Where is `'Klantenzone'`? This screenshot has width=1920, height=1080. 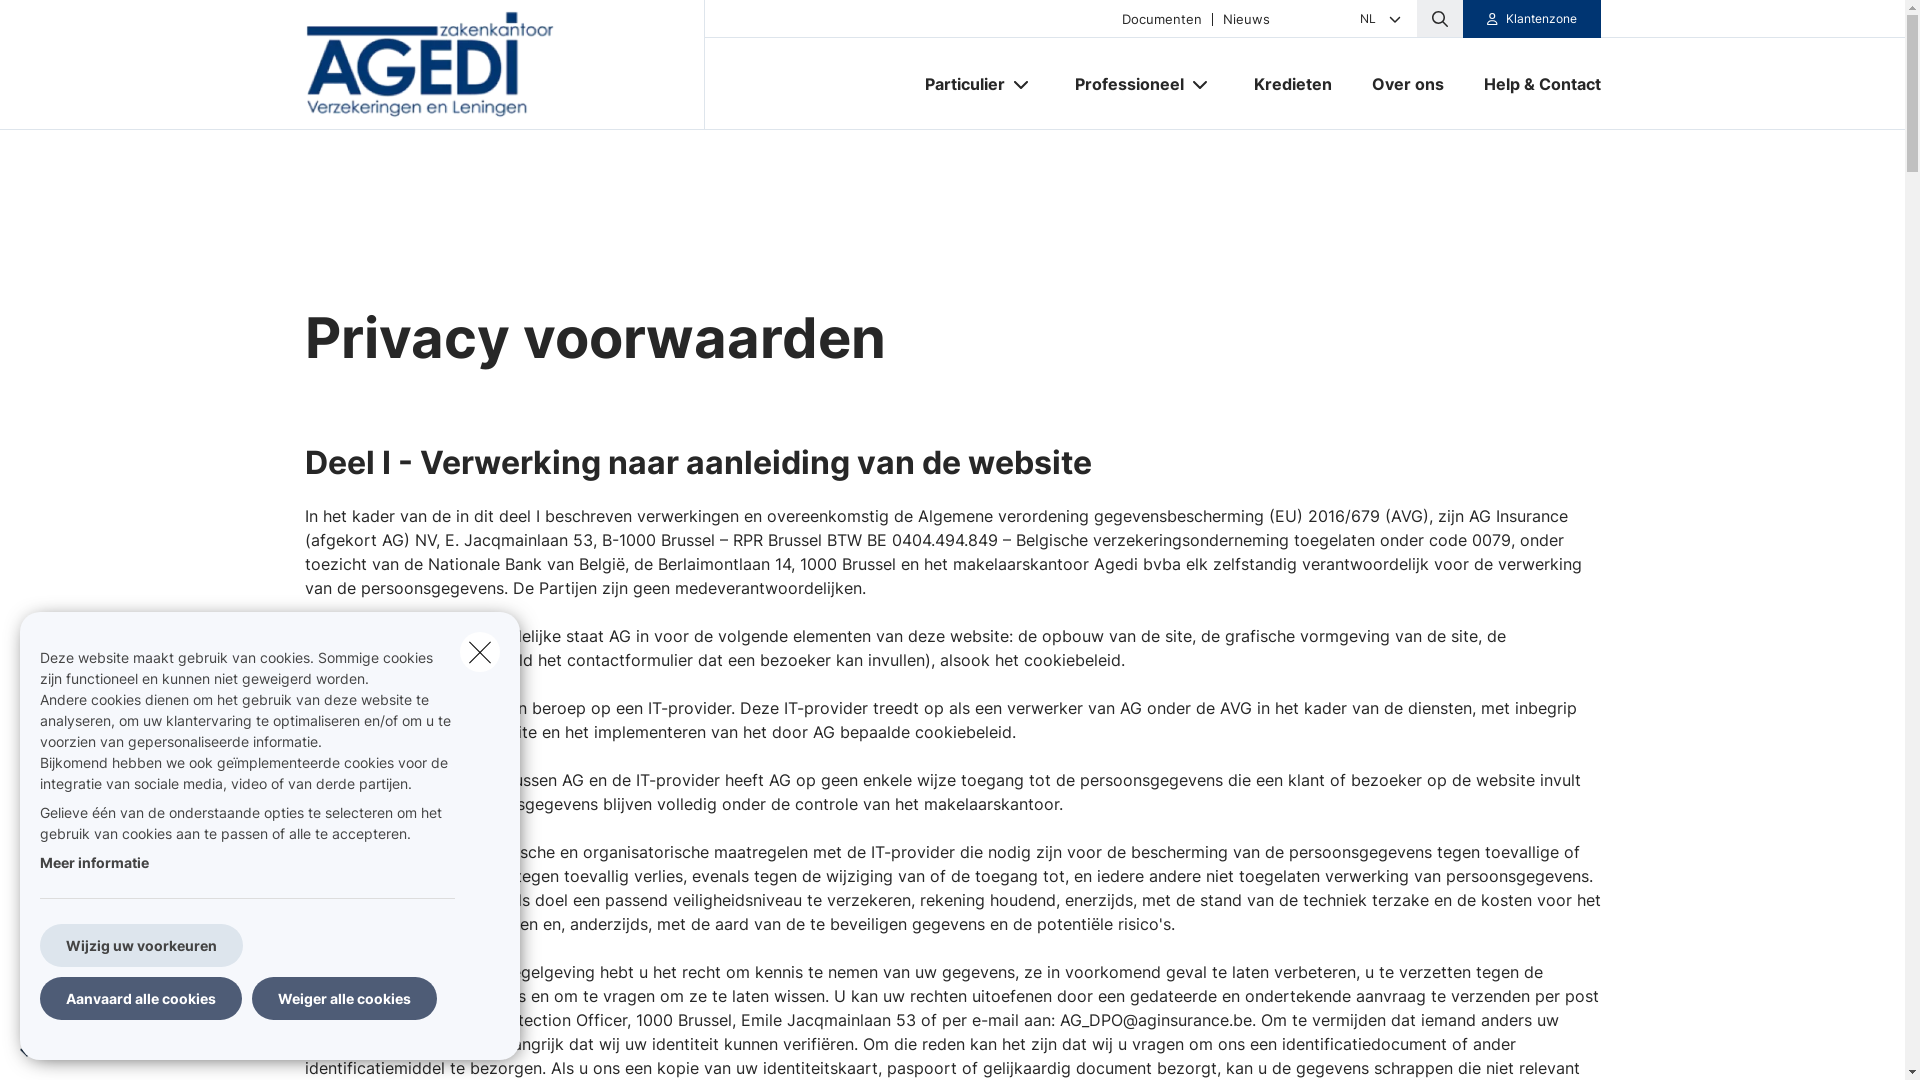 'Klantenzone' is located at coordinates (1530, 19).